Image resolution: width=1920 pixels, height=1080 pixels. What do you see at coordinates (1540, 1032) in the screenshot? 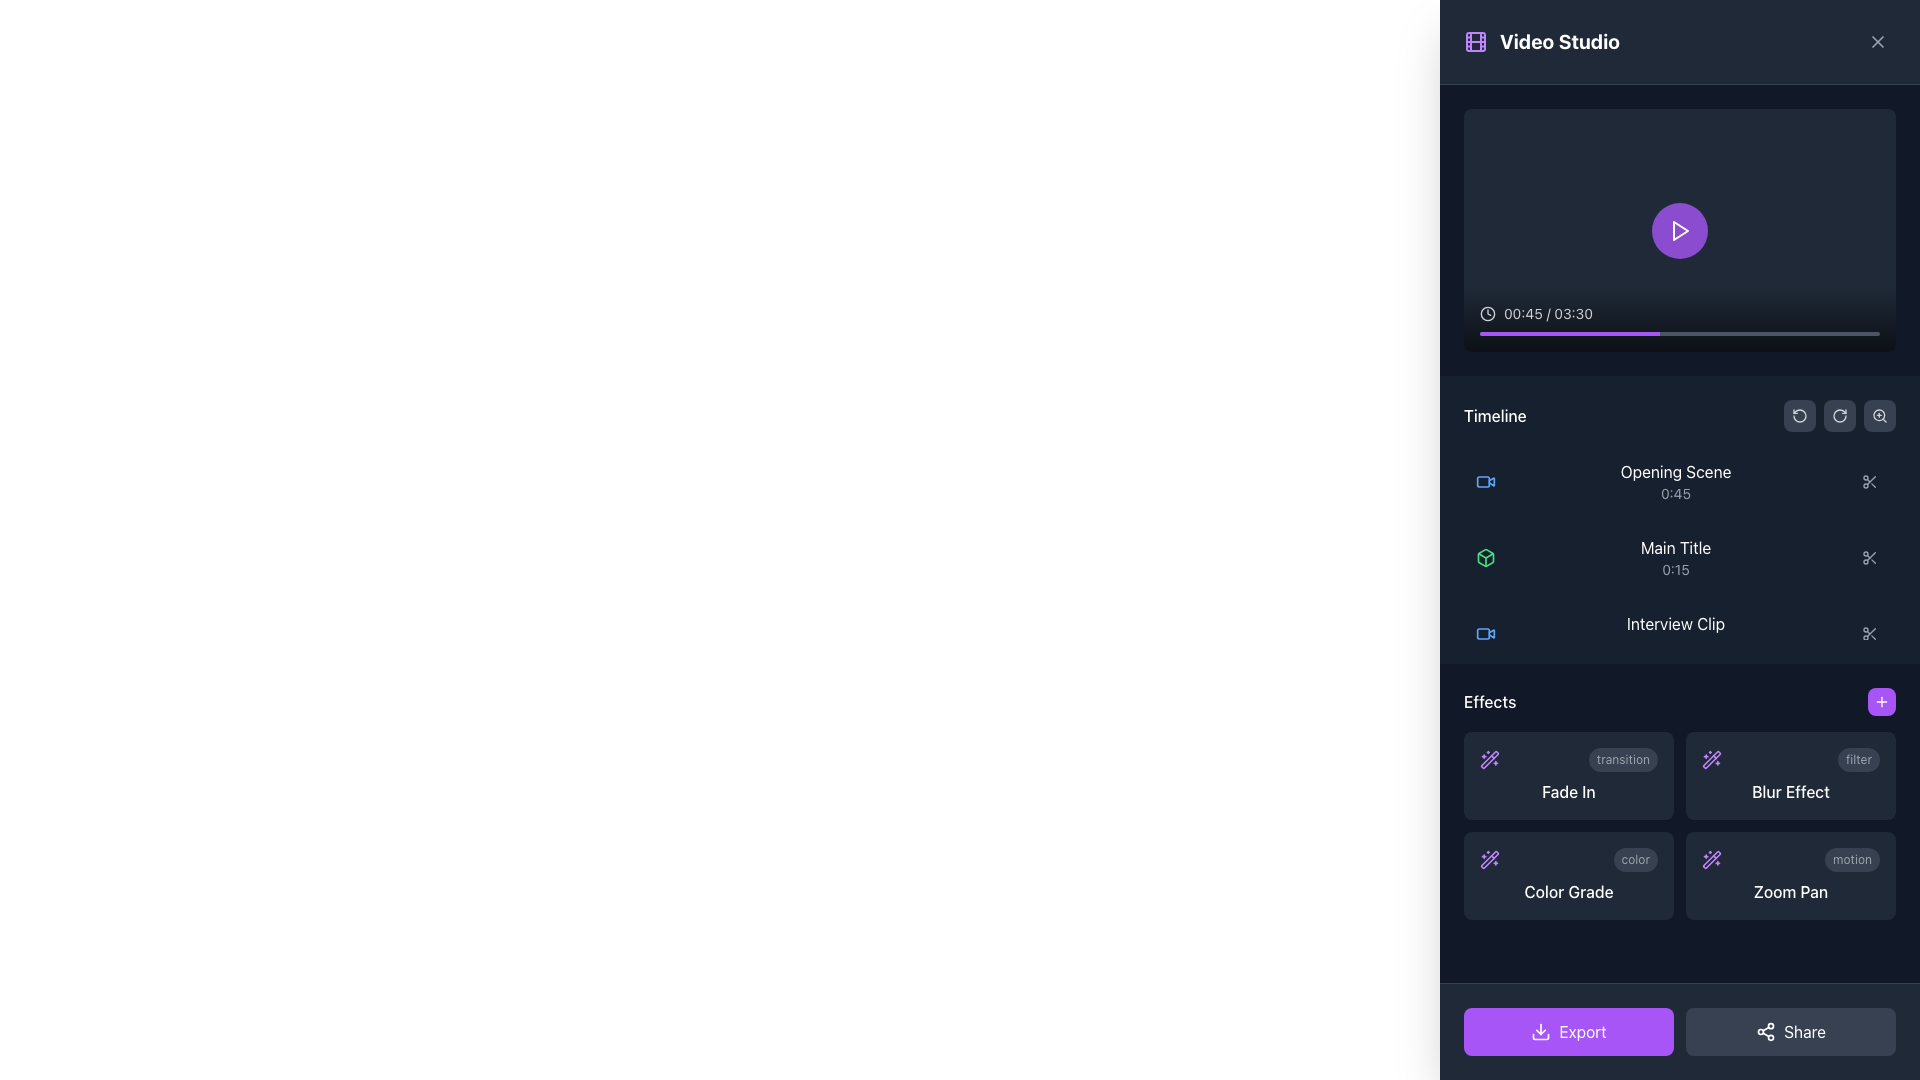
I see `the download icon associated with the 'Export' button for accessibility` at bounding box center [1540, 1032].